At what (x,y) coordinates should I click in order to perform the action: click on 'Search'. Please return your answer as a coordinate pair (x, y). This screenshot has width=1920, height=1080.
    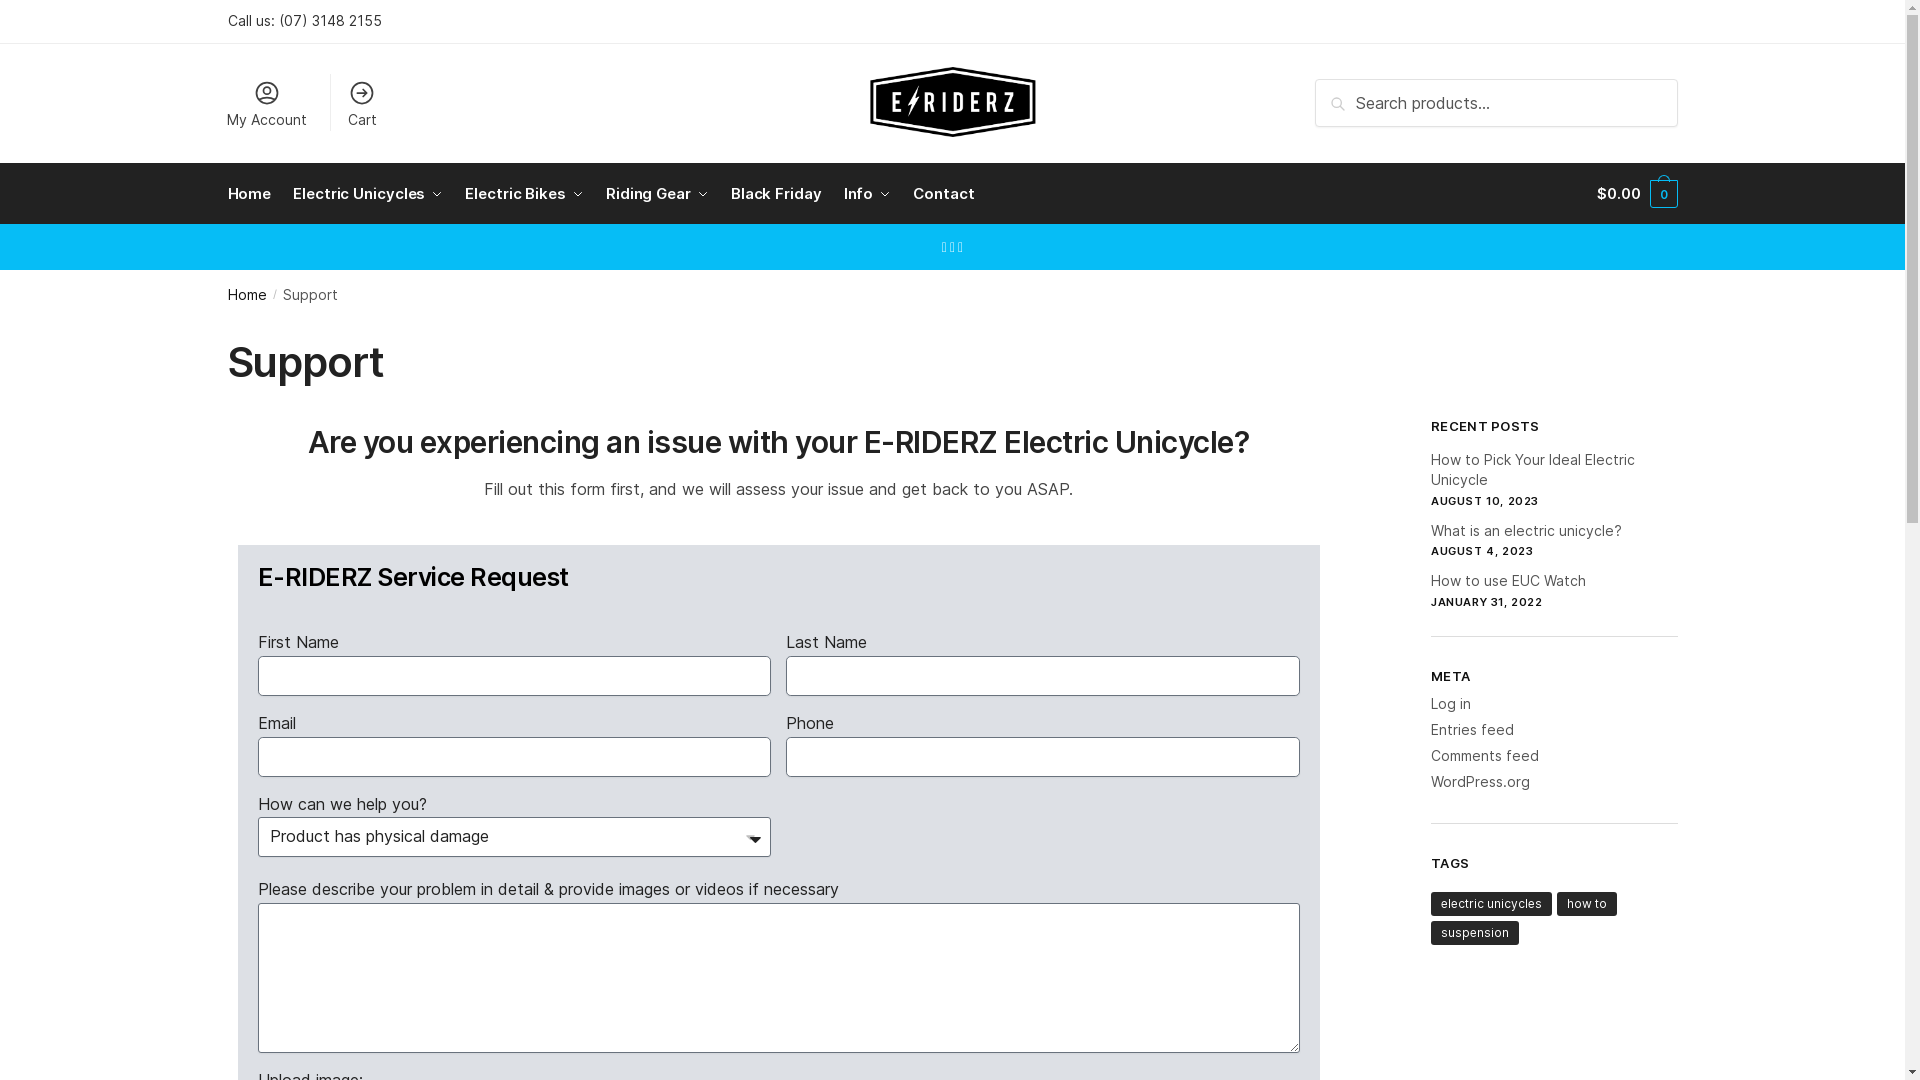
    Looking at the image, I should click on (1346, 92).